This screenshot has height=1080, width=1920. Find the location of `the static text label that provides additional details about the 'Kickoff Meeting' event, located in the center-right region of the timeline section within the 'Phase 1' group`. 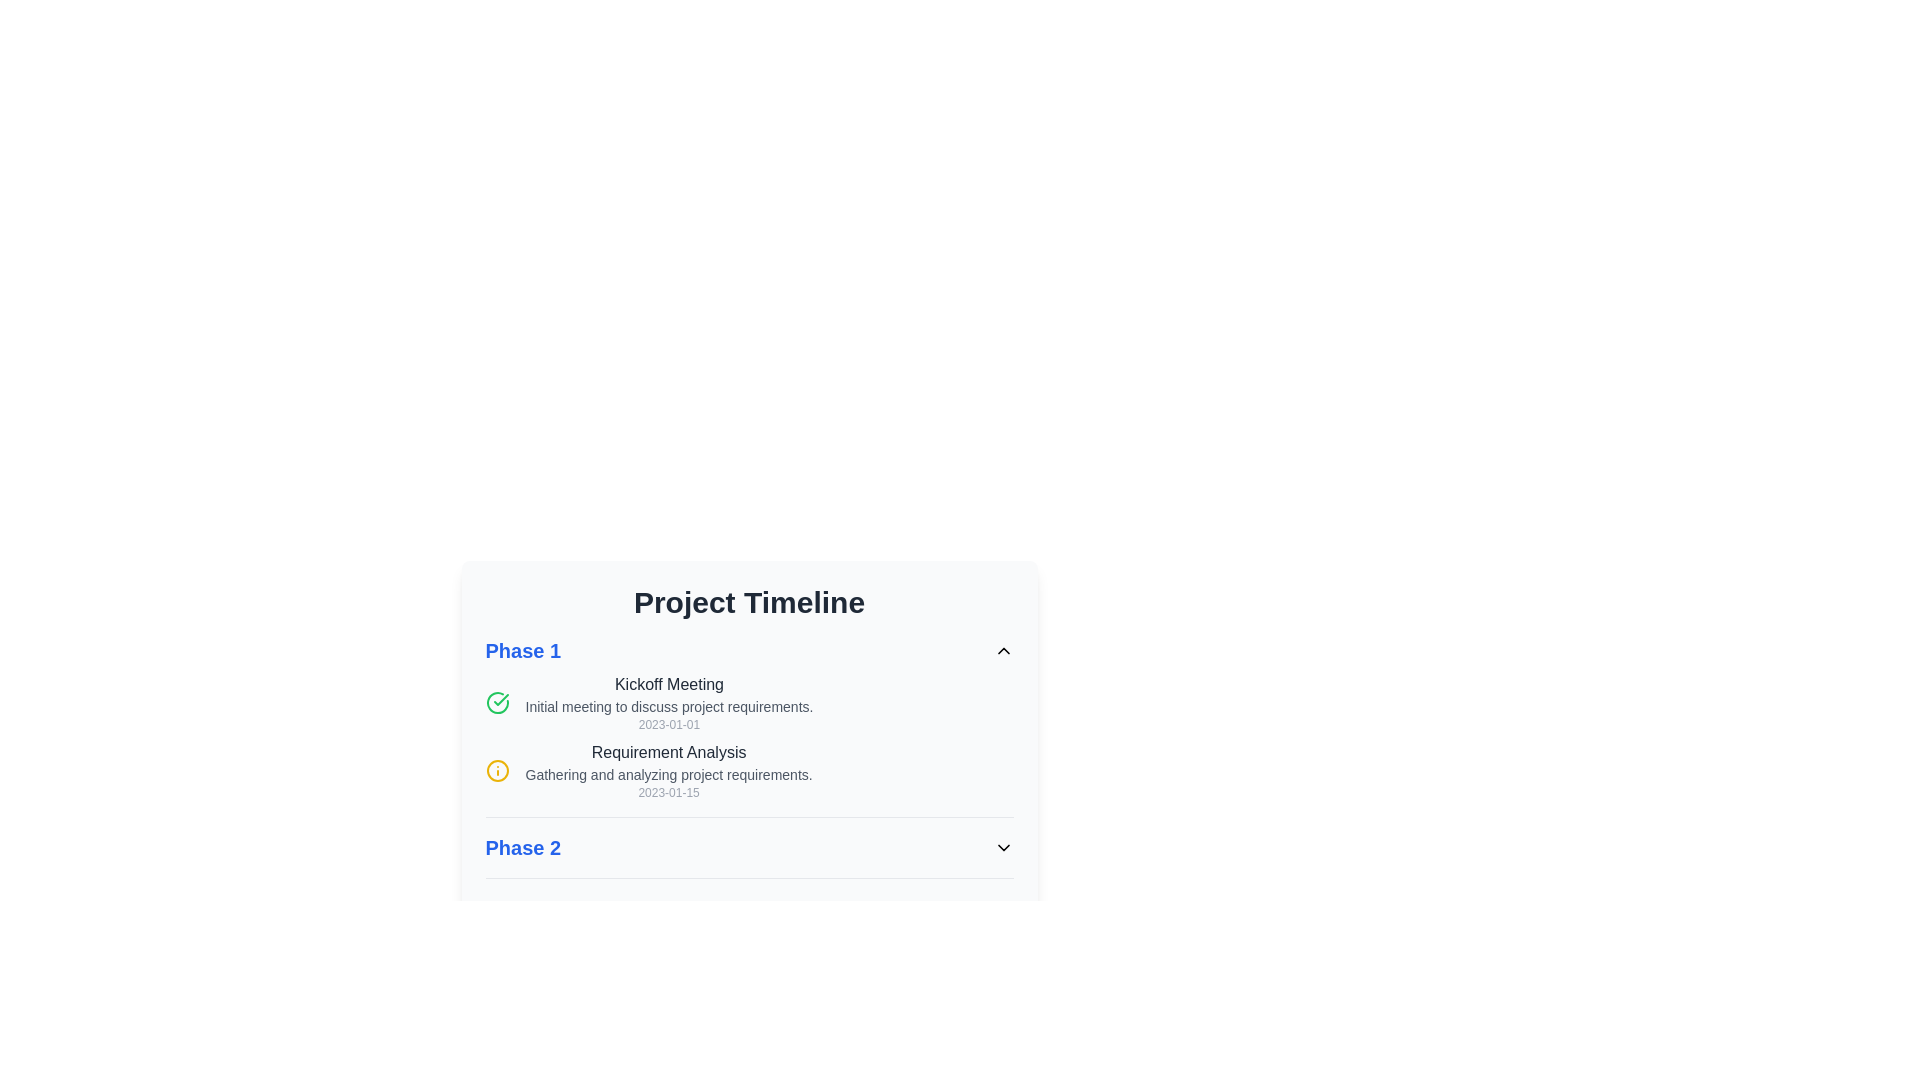

the static text label that provides additional details about the 'Kickoff Meeting' event, located in the center-right region of the timeline section within the 'Phase 1' group is located at coordinates (669, 705).